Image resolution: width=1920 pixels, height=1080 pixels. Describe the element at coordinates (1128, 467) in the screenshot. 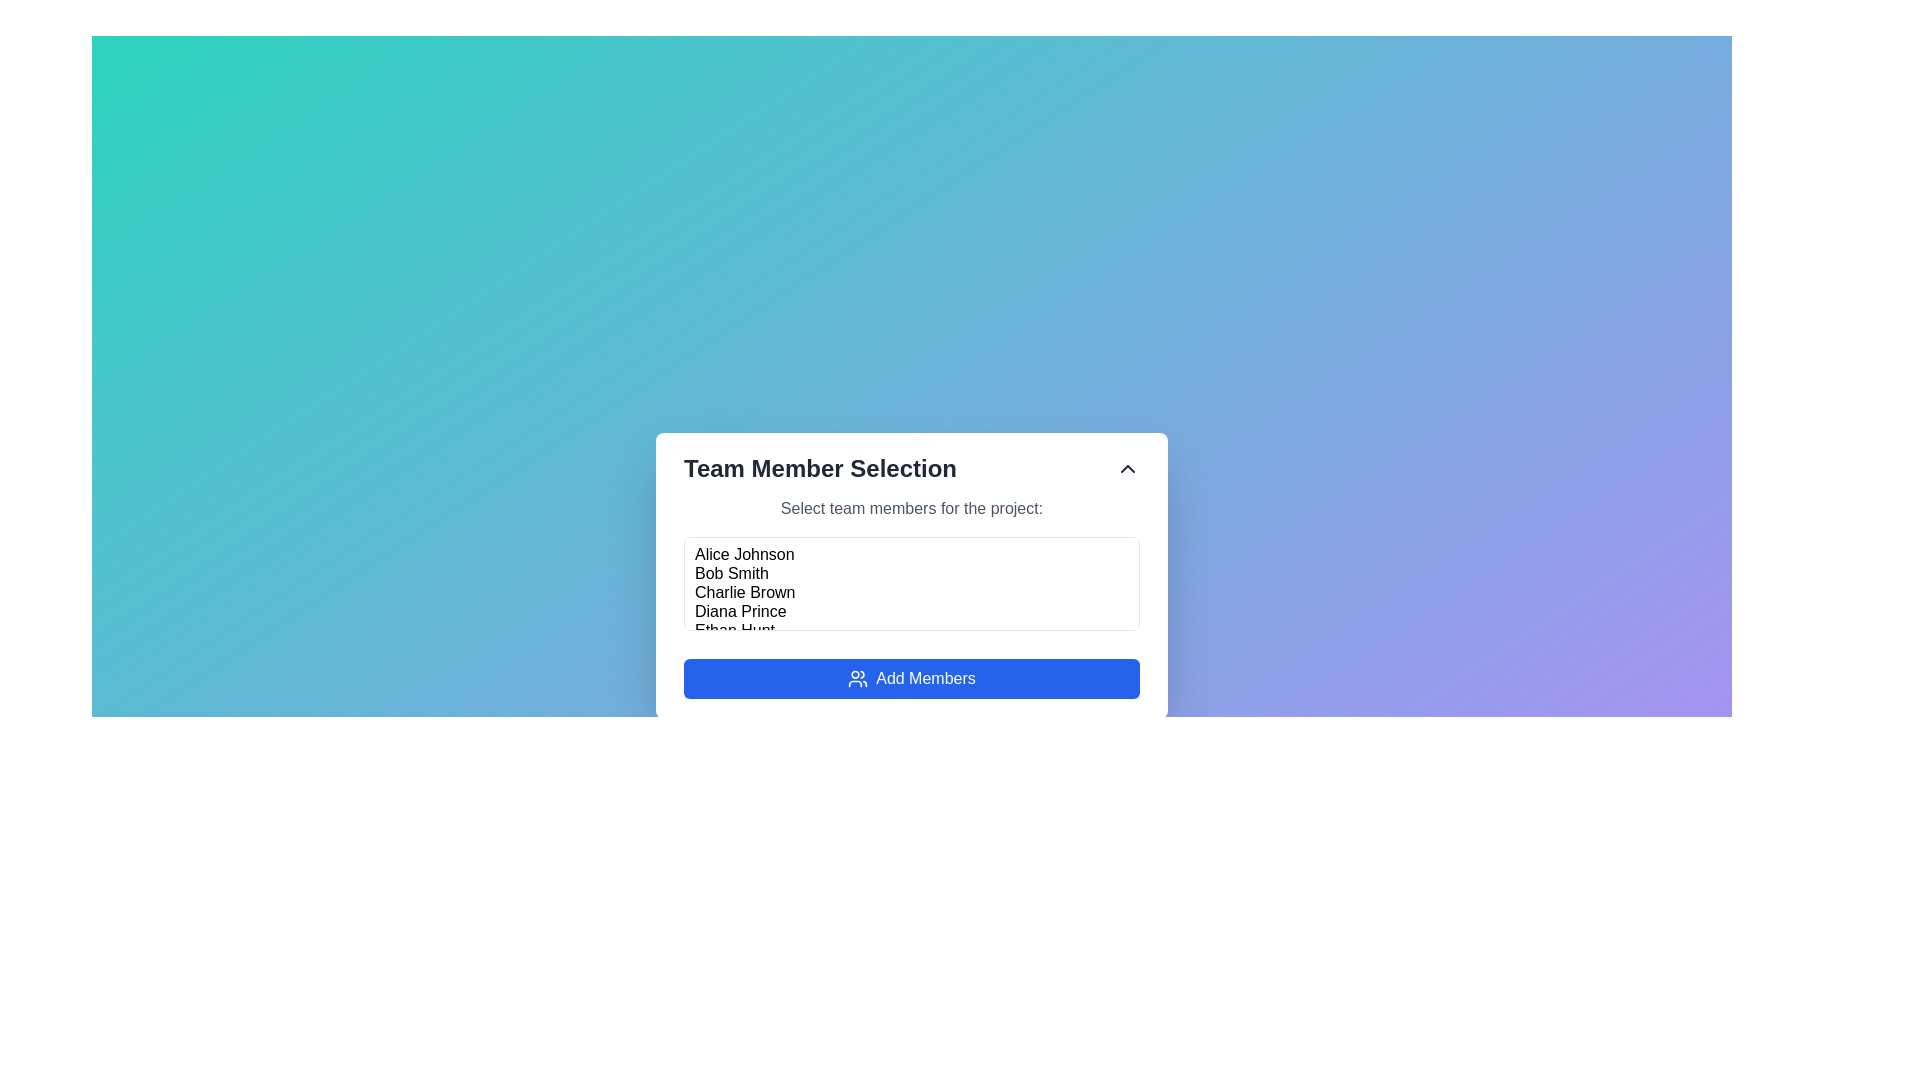

I see `the chevron-up button in the top-right corner of the 'Team Member Selection' box` at that location.